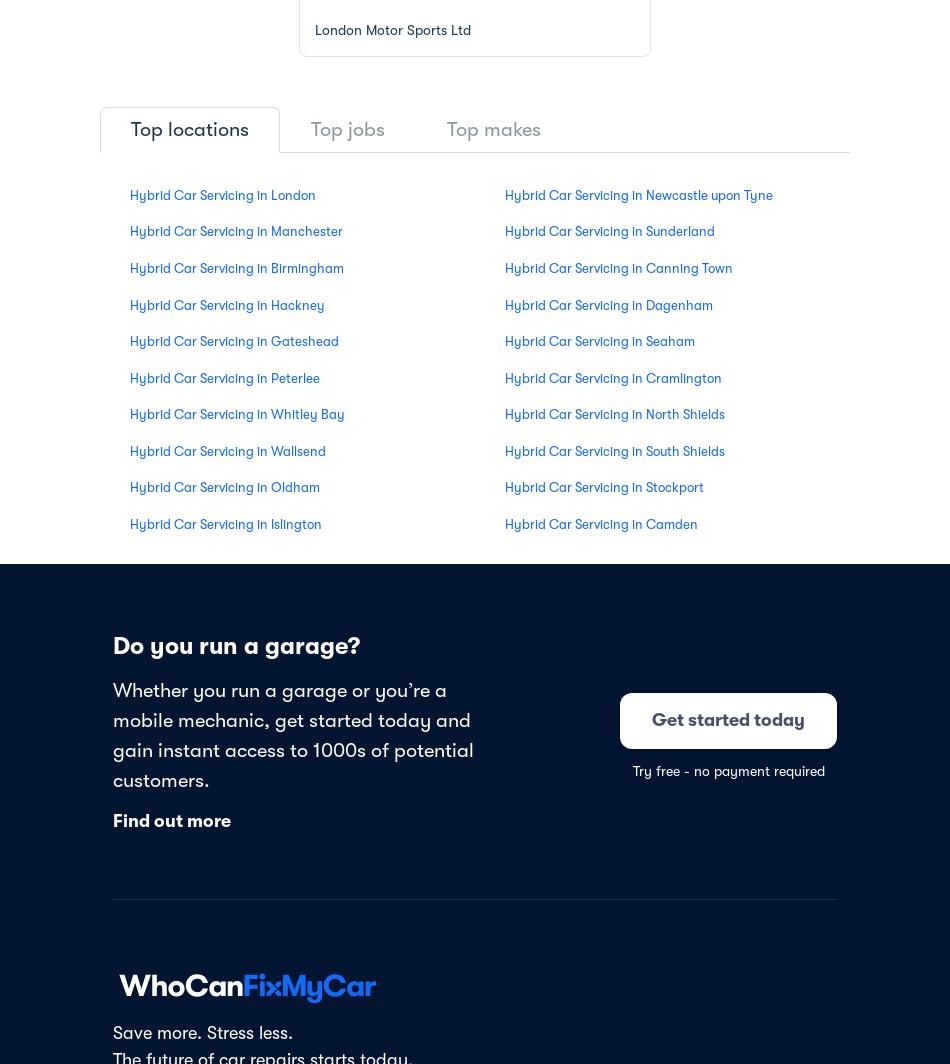  I want to click on 'Hybrid Car Servicing in Whitley Bay', so click(129, 414).